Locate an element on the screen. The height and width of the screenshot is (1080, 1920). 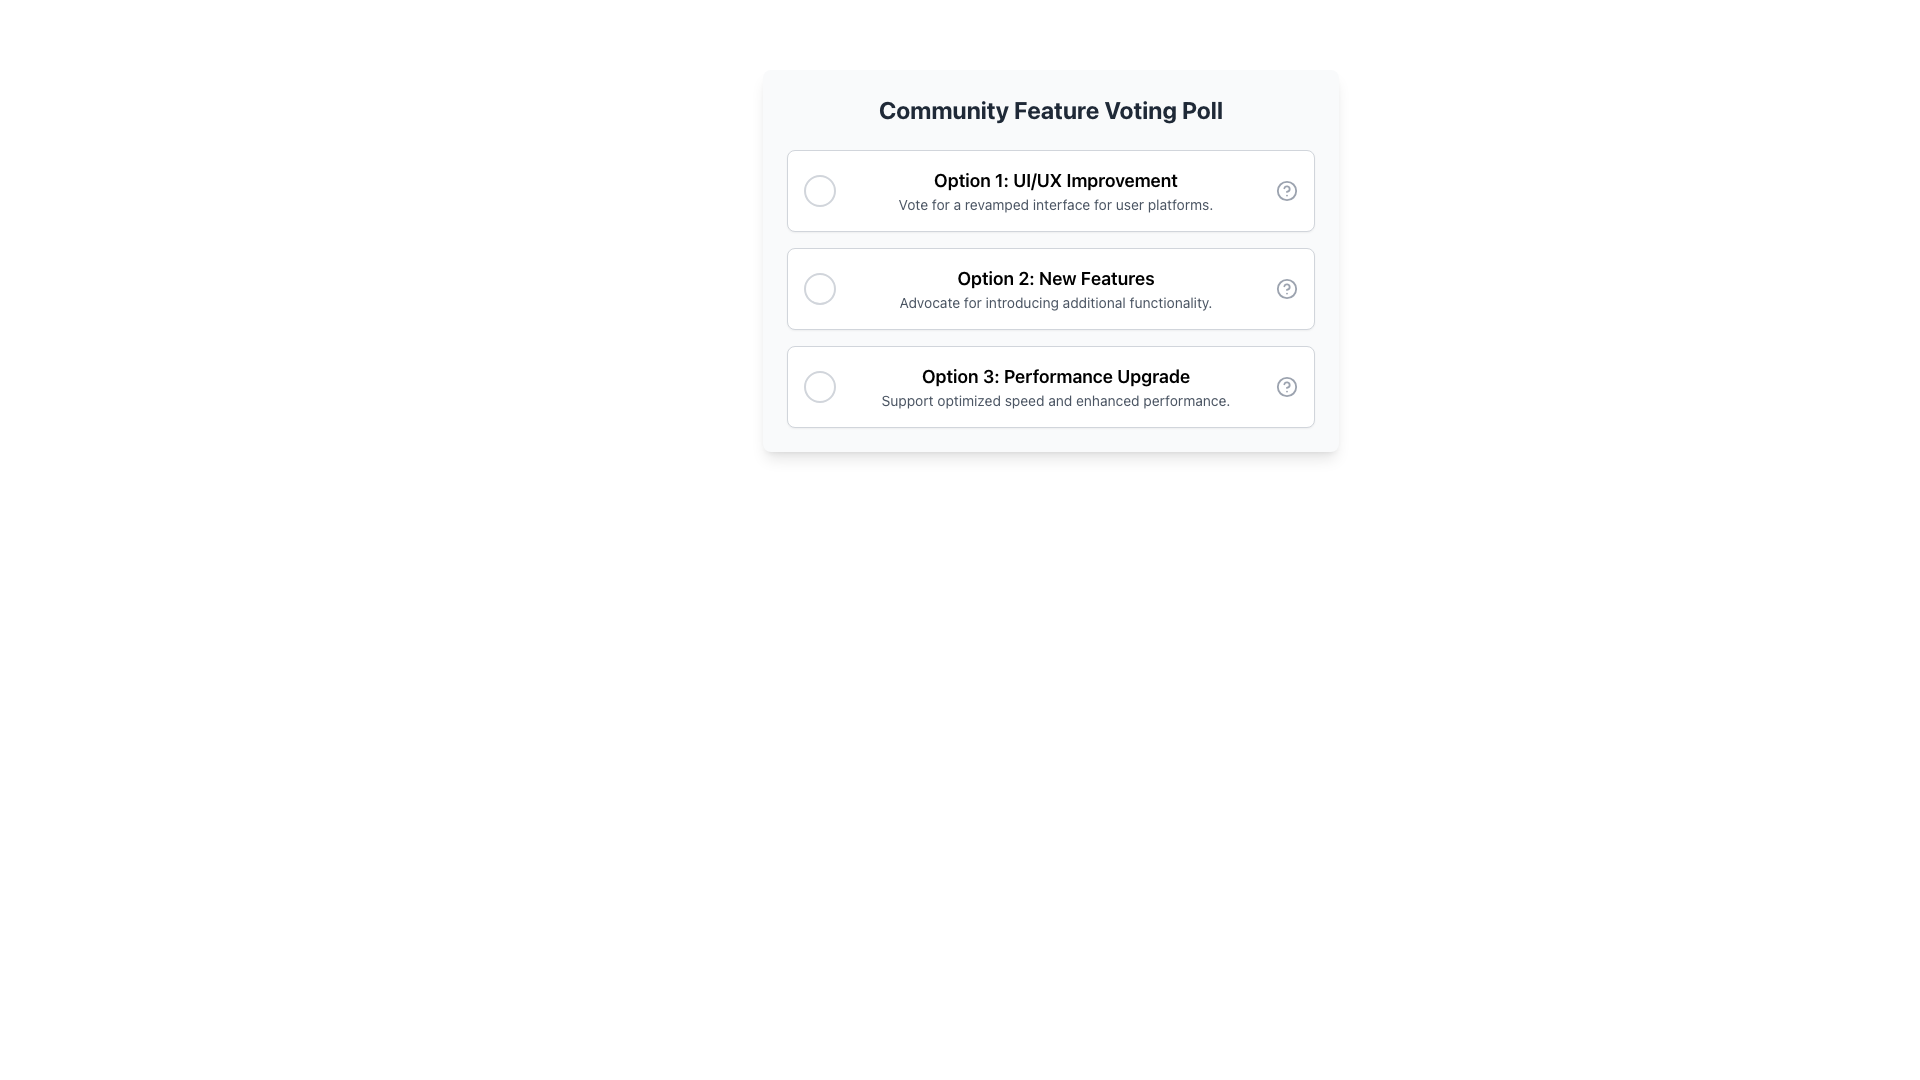
title 'Option 3: Performance Upgrade' and description 'Support optimized speed and enhanced performance.' from the third Option card in the Community Feature Voting Poll is located at coordinates (1050, 386).